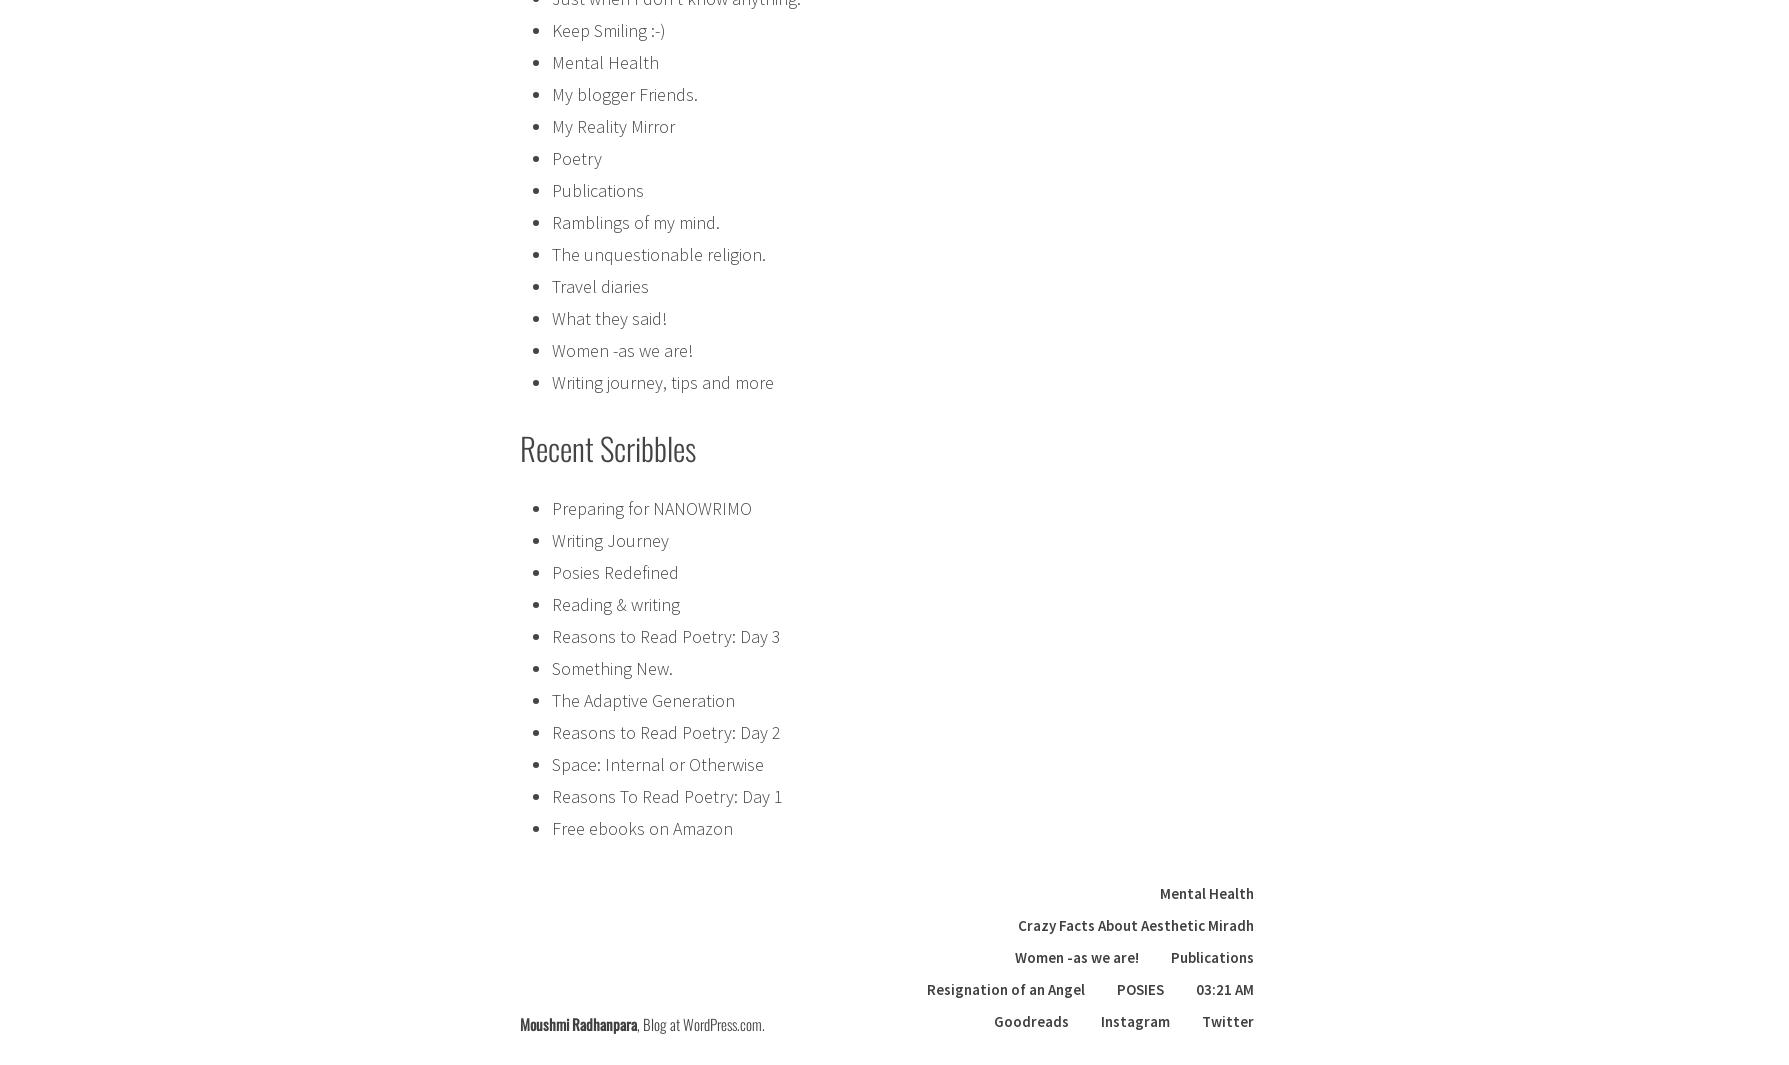 The height and width of the screenshot is (1065, 1789). I want to click on 'Writing Journey', so click(550, 539).